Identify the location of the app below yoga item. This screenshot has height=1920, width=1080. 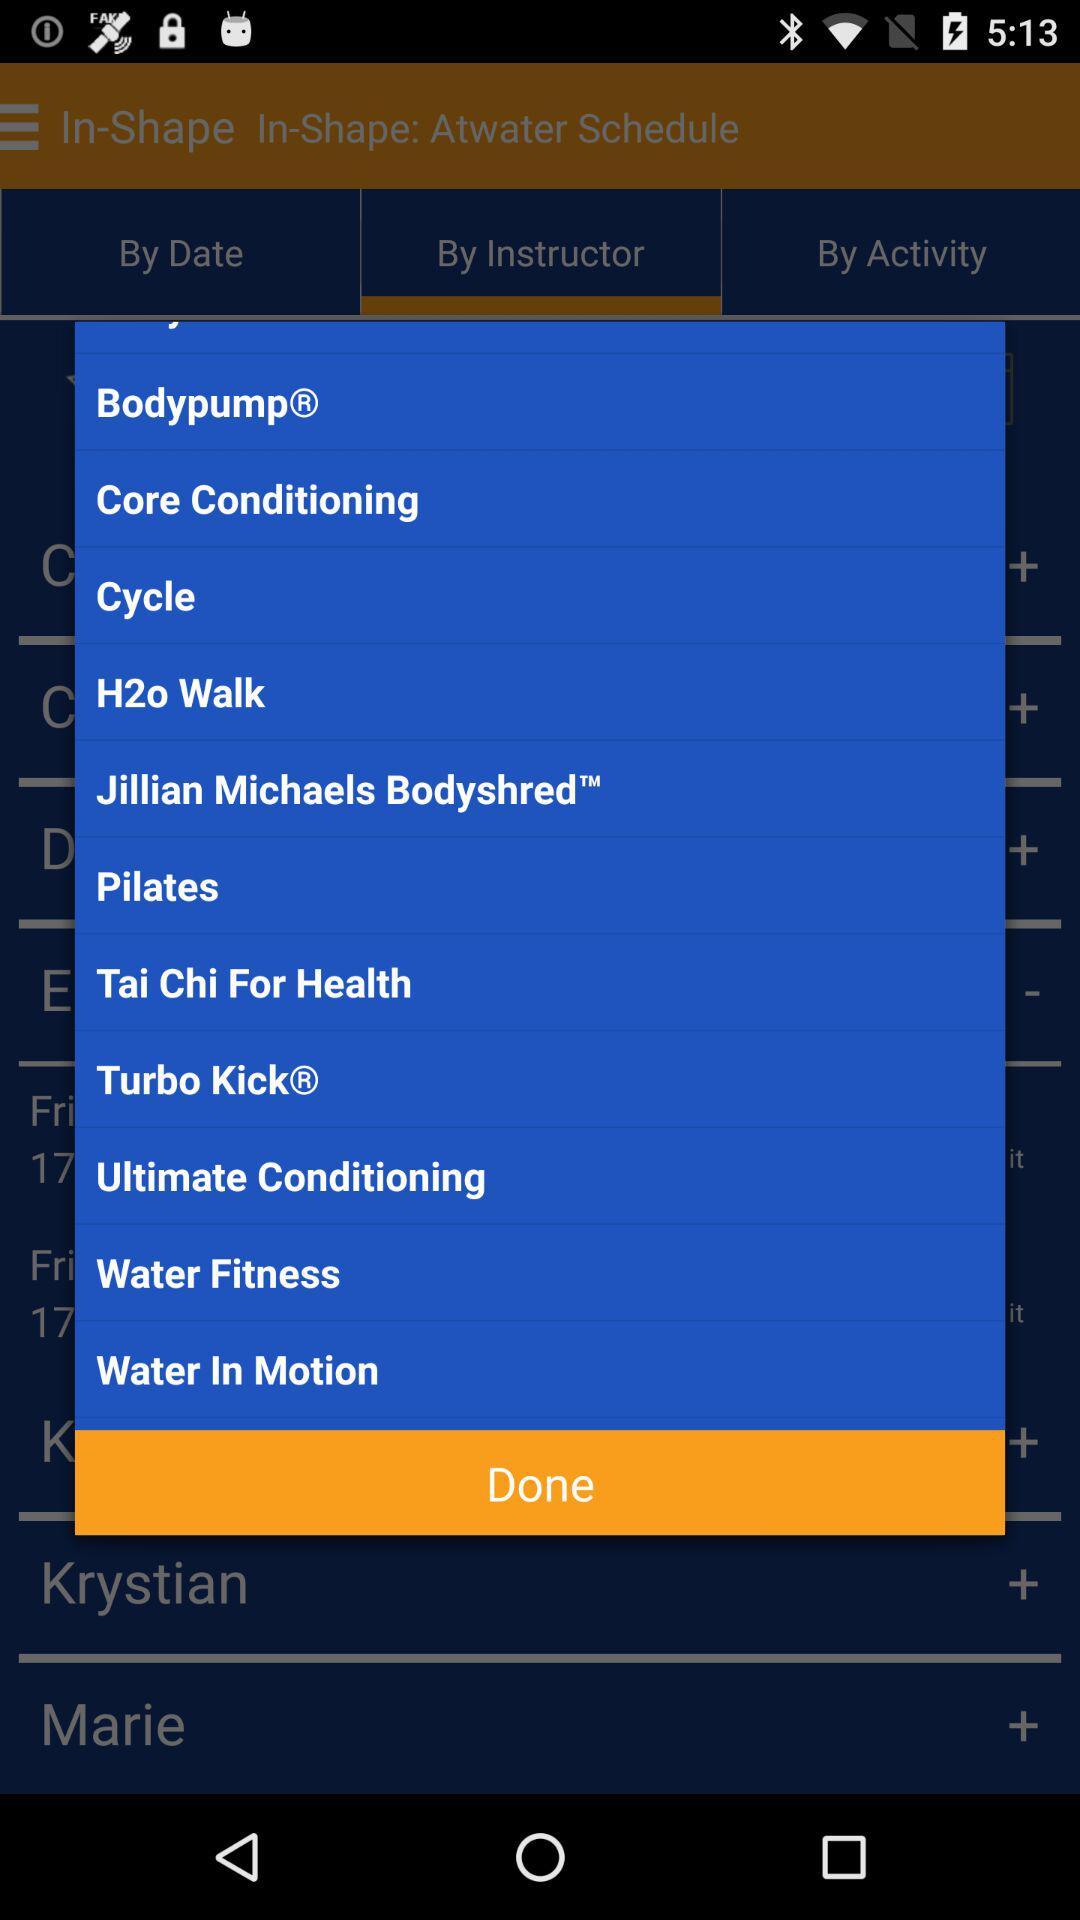
(540, 1482).